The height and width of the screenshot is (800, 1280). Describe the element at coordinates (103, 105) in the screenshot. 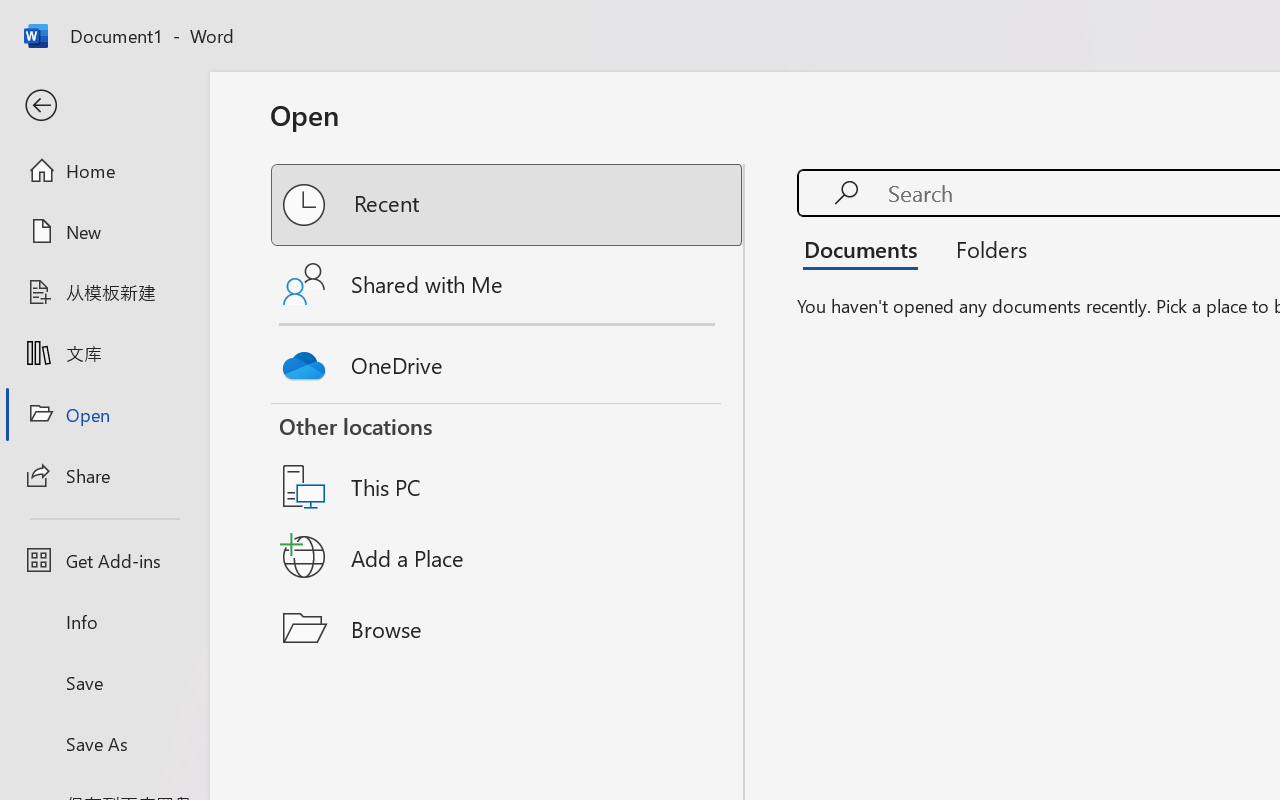

I see `'Back'` at that location.